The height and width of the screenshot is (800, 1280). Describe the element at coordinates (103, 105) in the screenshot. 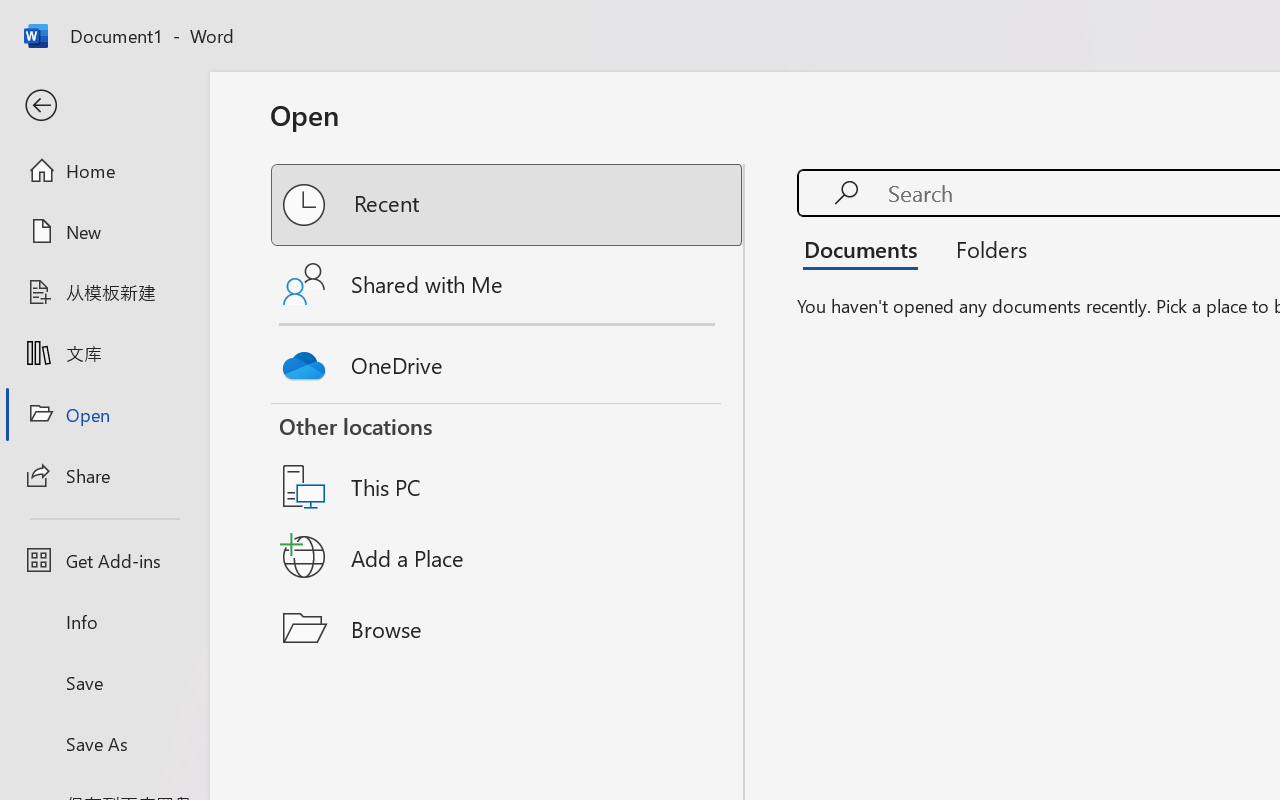

I see `'Back'` at that location.